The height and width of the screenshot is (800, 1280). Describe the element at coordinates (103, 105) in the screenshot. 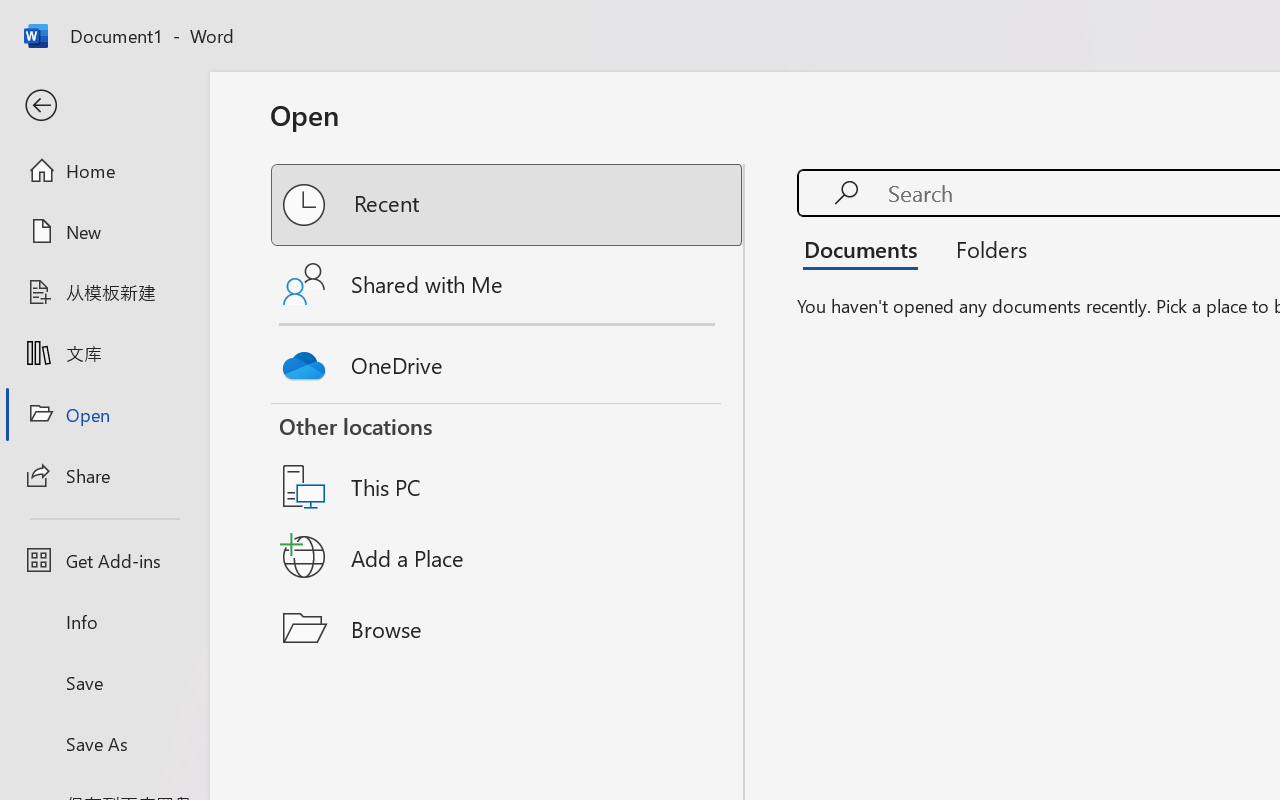

I see `'Back'` at that location.